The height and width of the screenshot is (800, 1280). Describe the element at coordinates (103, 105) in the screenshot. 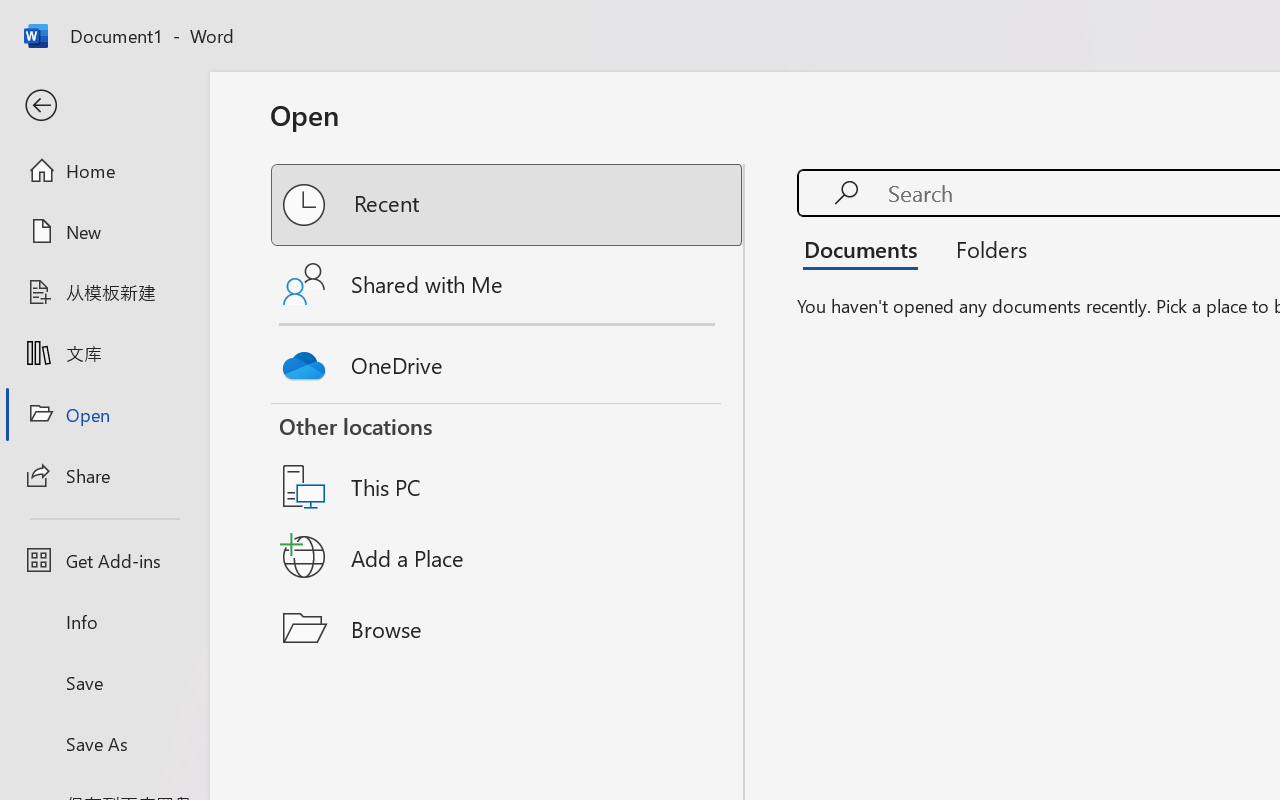

I see `'Back'` at that location.